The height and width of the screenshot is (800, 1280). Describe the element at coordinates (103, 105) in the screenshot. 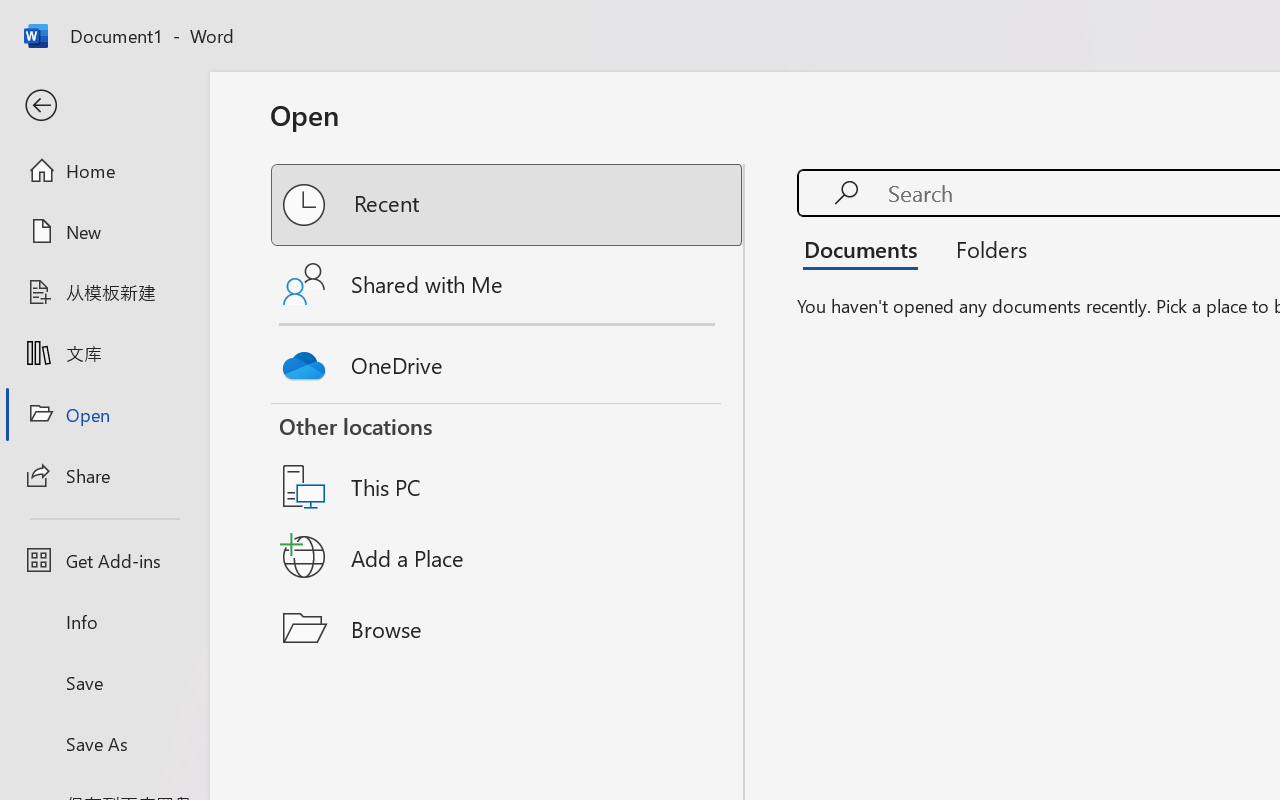

I see `'Back'` at that location.